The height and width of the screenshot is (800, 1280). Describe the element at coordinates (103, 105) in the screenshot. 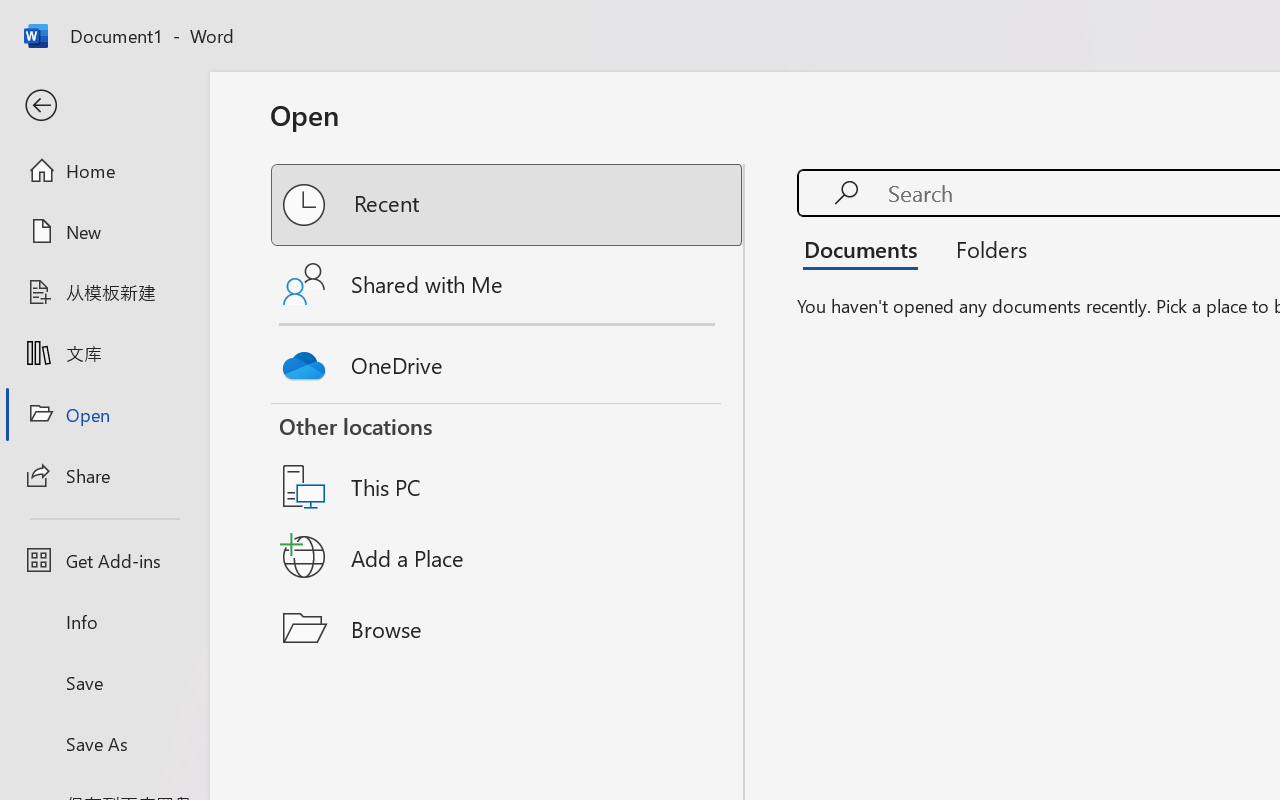

I see `'Back'` at that location.